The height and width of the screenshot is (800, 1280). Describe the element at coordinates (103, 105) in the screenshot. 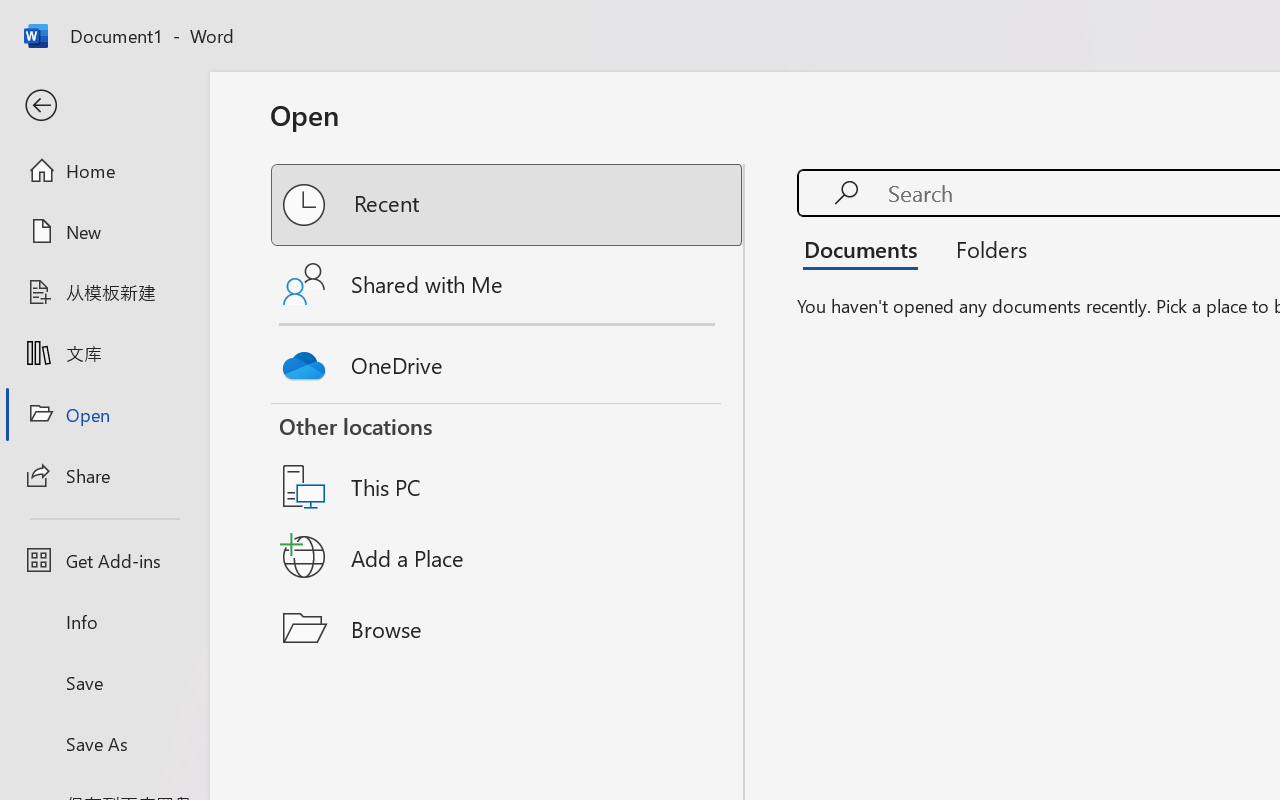

I see `'Back'` at that location.